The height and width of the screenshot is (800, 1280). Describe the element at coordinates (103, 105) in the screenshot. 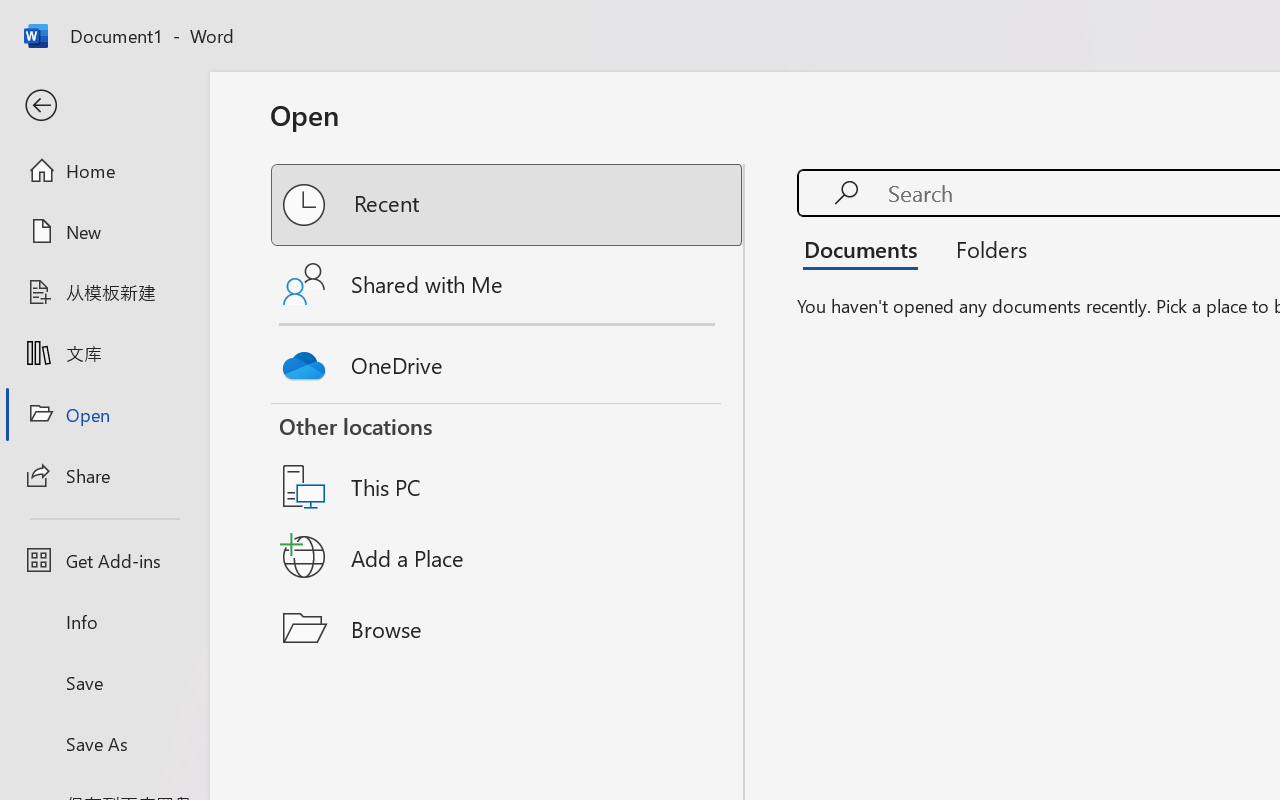

I see `'Back'` at that location.